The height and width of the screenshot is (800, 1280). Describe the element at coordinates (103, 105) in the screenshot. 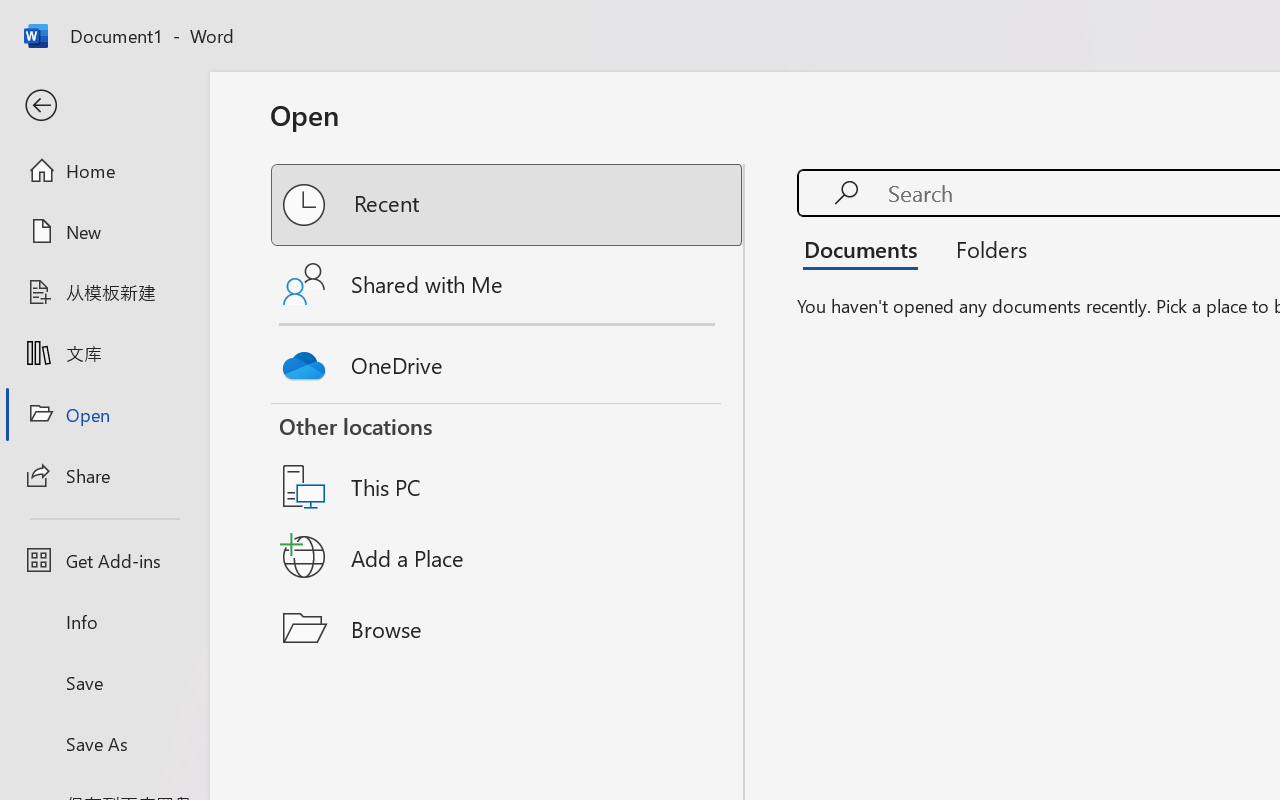

I see `'Back'` at that location.